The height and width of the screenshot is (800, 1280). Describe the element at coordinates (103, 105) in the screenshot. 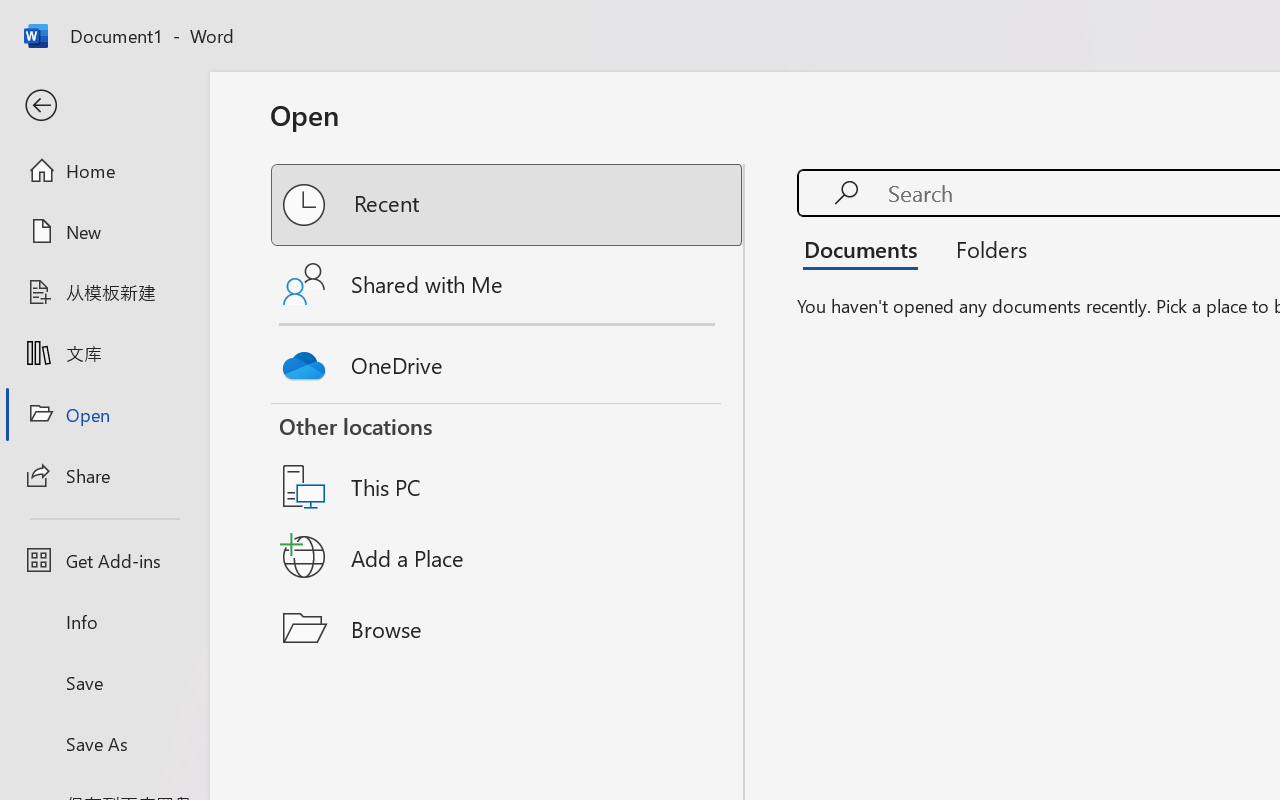

I see `'Back'` at that location.